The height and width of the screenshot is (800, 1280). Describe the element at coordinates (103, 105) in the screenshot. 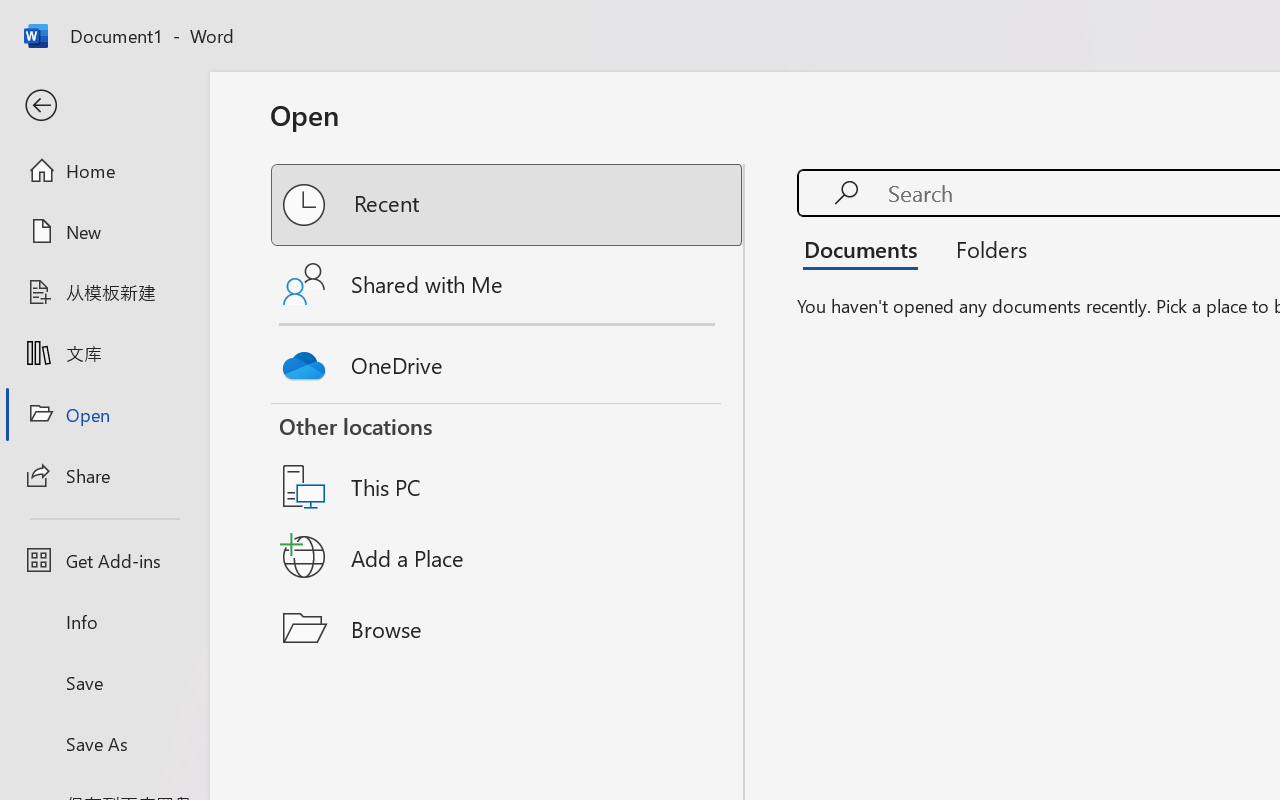

I see `'Back'` at that location.